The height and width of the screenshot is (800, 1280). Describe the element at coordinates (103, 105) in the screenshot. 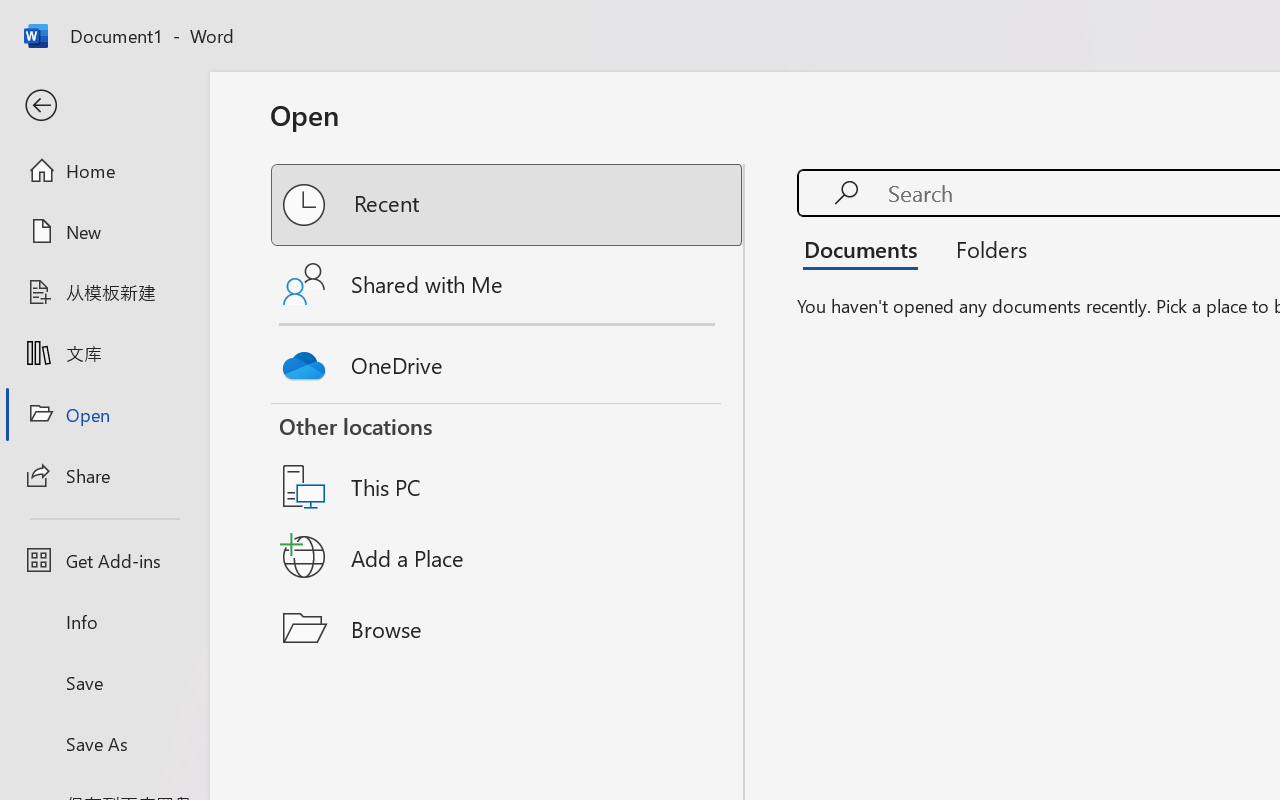

I see `'Back'` at that location.